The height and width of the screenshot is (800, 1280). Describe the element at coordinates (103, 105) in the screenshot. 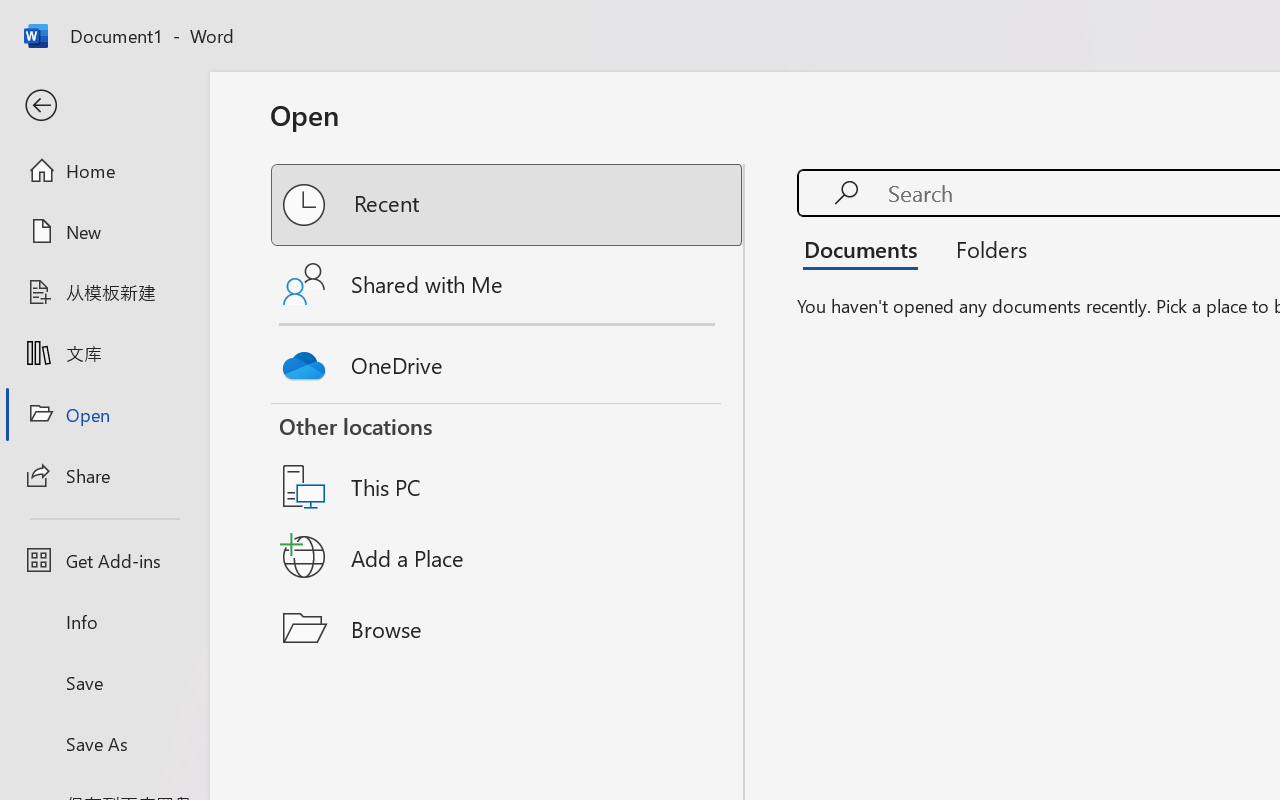

I see `'Back'` at that location.